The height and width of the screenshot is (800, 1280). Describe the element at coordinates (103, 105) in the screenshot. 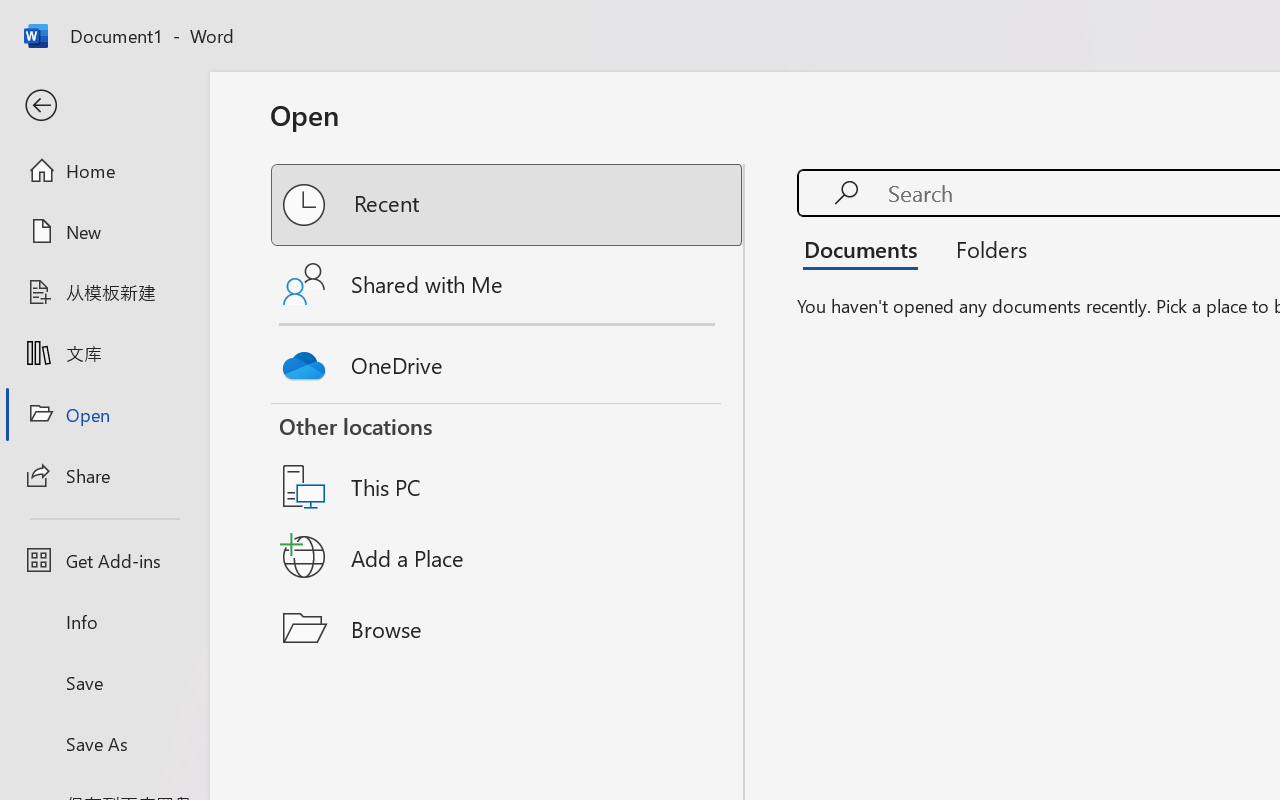

I see `'Back'` at that location.